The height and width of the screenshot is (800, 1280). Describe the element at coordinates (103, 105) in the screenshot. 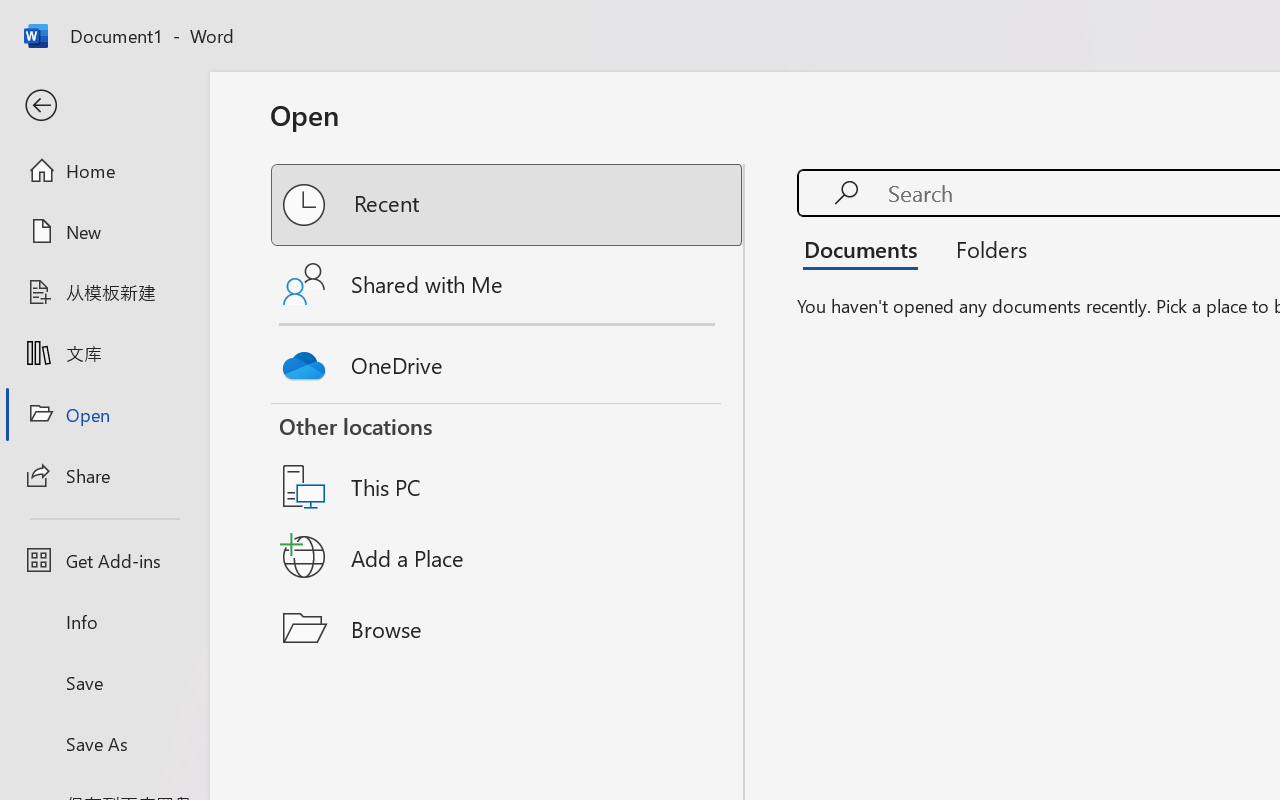

I see `'Back'` at that location.